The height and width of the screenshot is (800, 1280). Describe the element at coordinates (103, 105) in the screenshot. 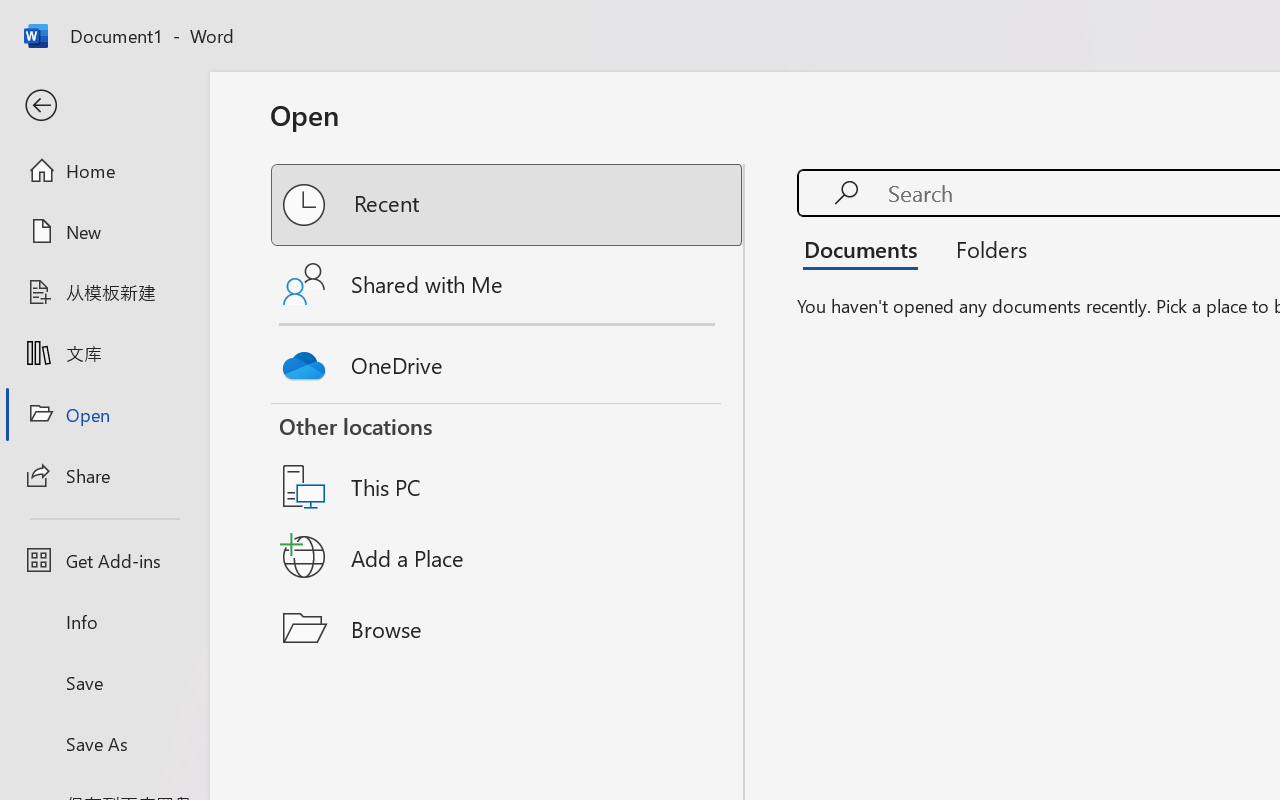

I see `'Back'` at that location.